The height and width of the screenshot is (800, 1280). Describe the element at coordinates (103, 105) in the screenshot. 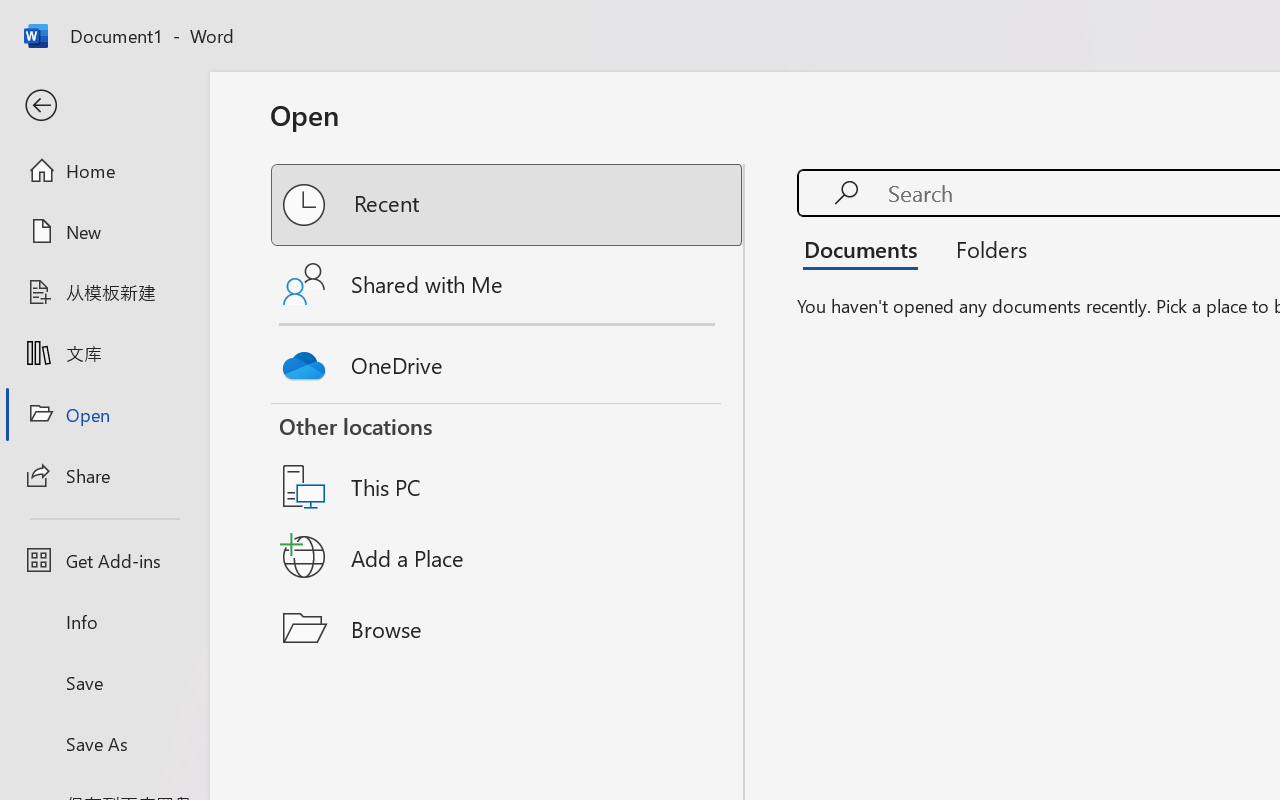

I see `'Back'` at that location.